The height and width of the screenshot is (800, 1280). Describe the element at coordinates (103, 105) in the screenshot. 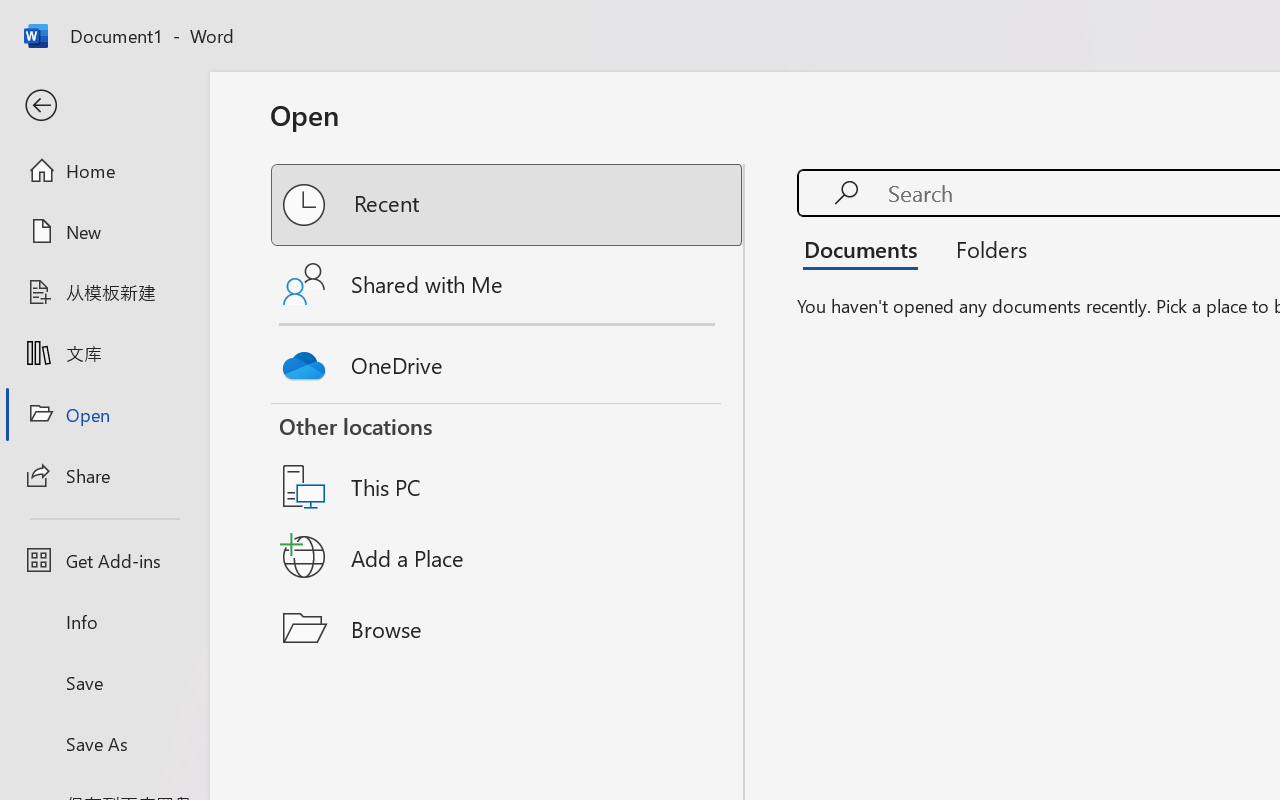

I see `'Back'` at that location.